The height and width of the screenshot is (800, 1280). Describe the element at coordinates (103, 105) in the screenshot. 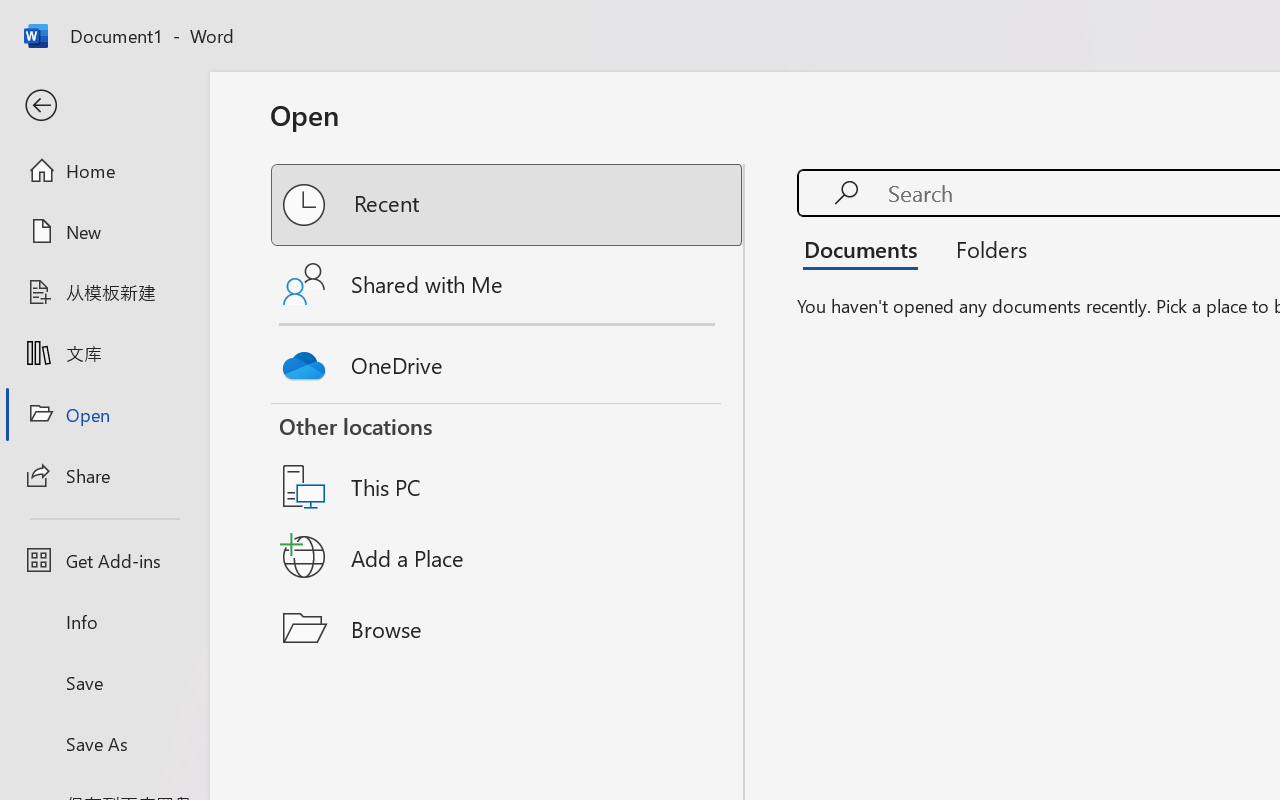

I see `'Back'` at that location.